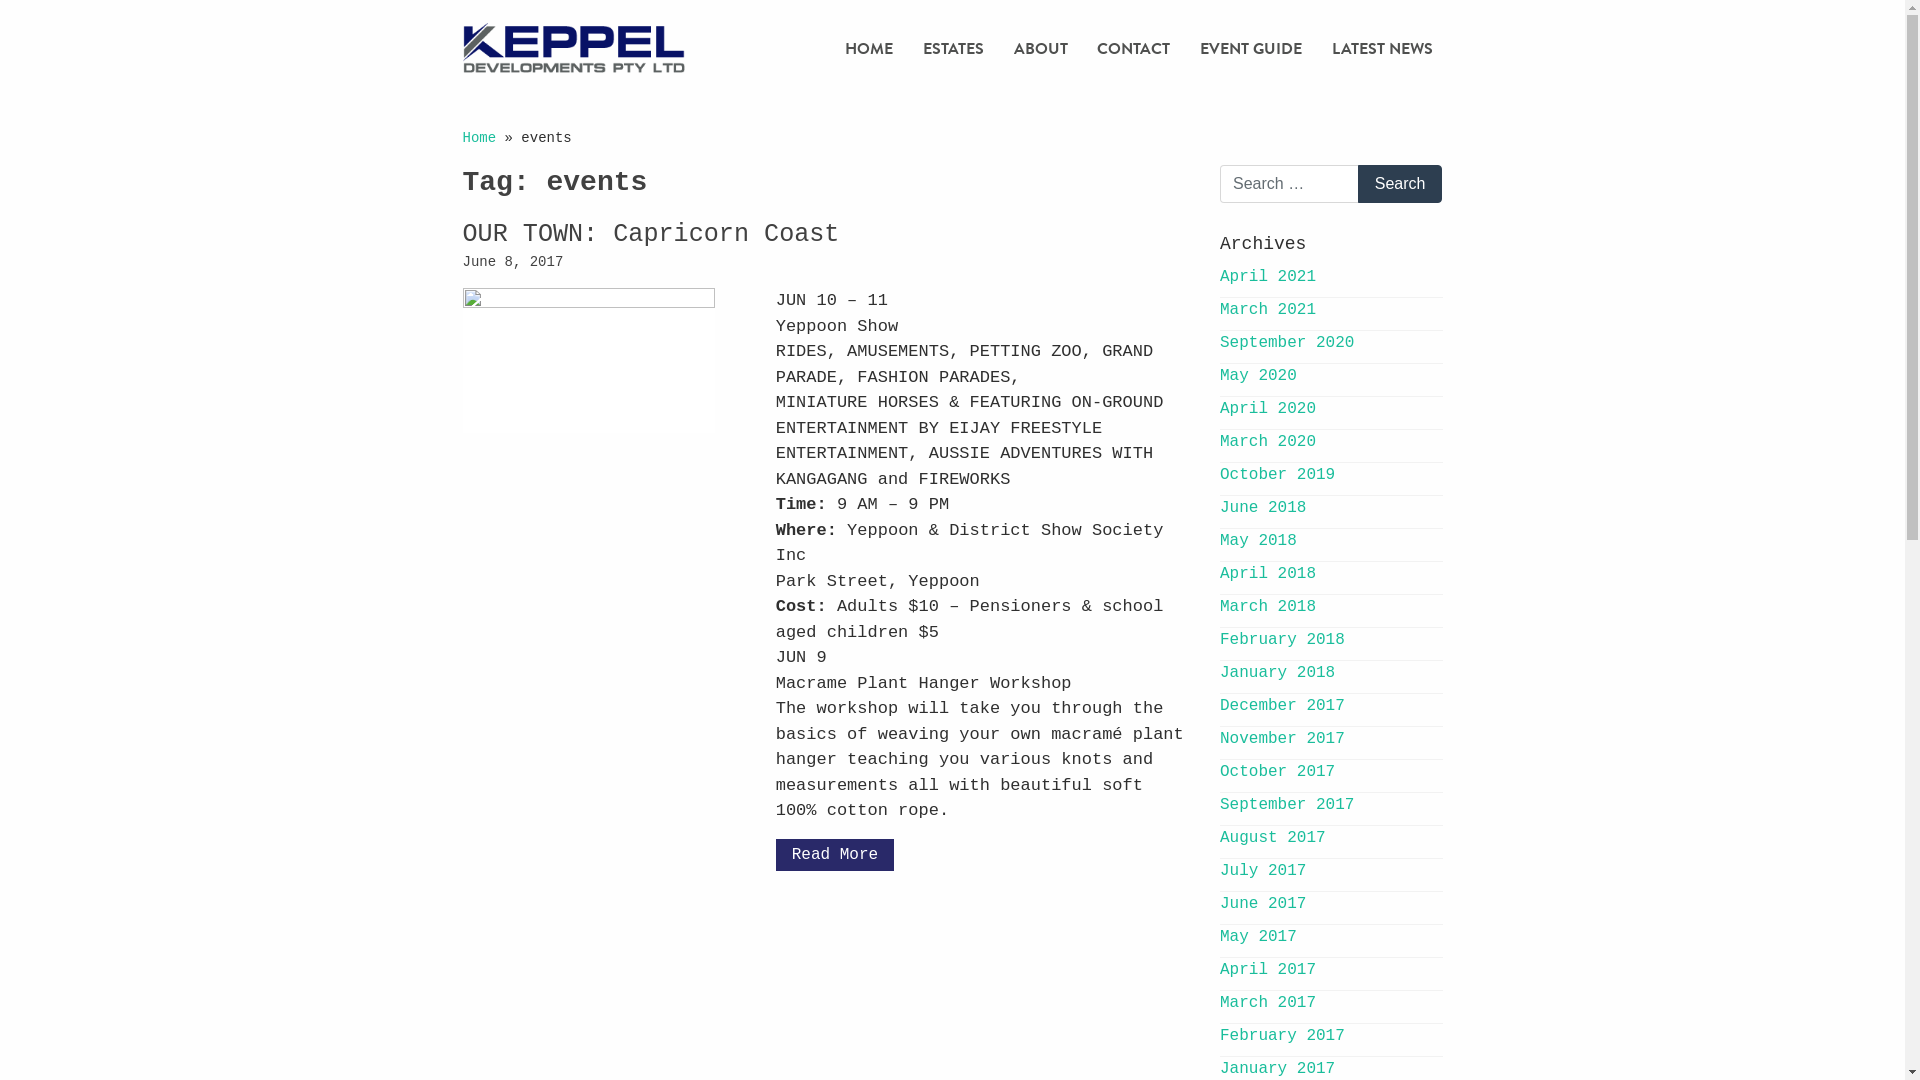  I want to click on 'April 2018', so click(1266, 574).